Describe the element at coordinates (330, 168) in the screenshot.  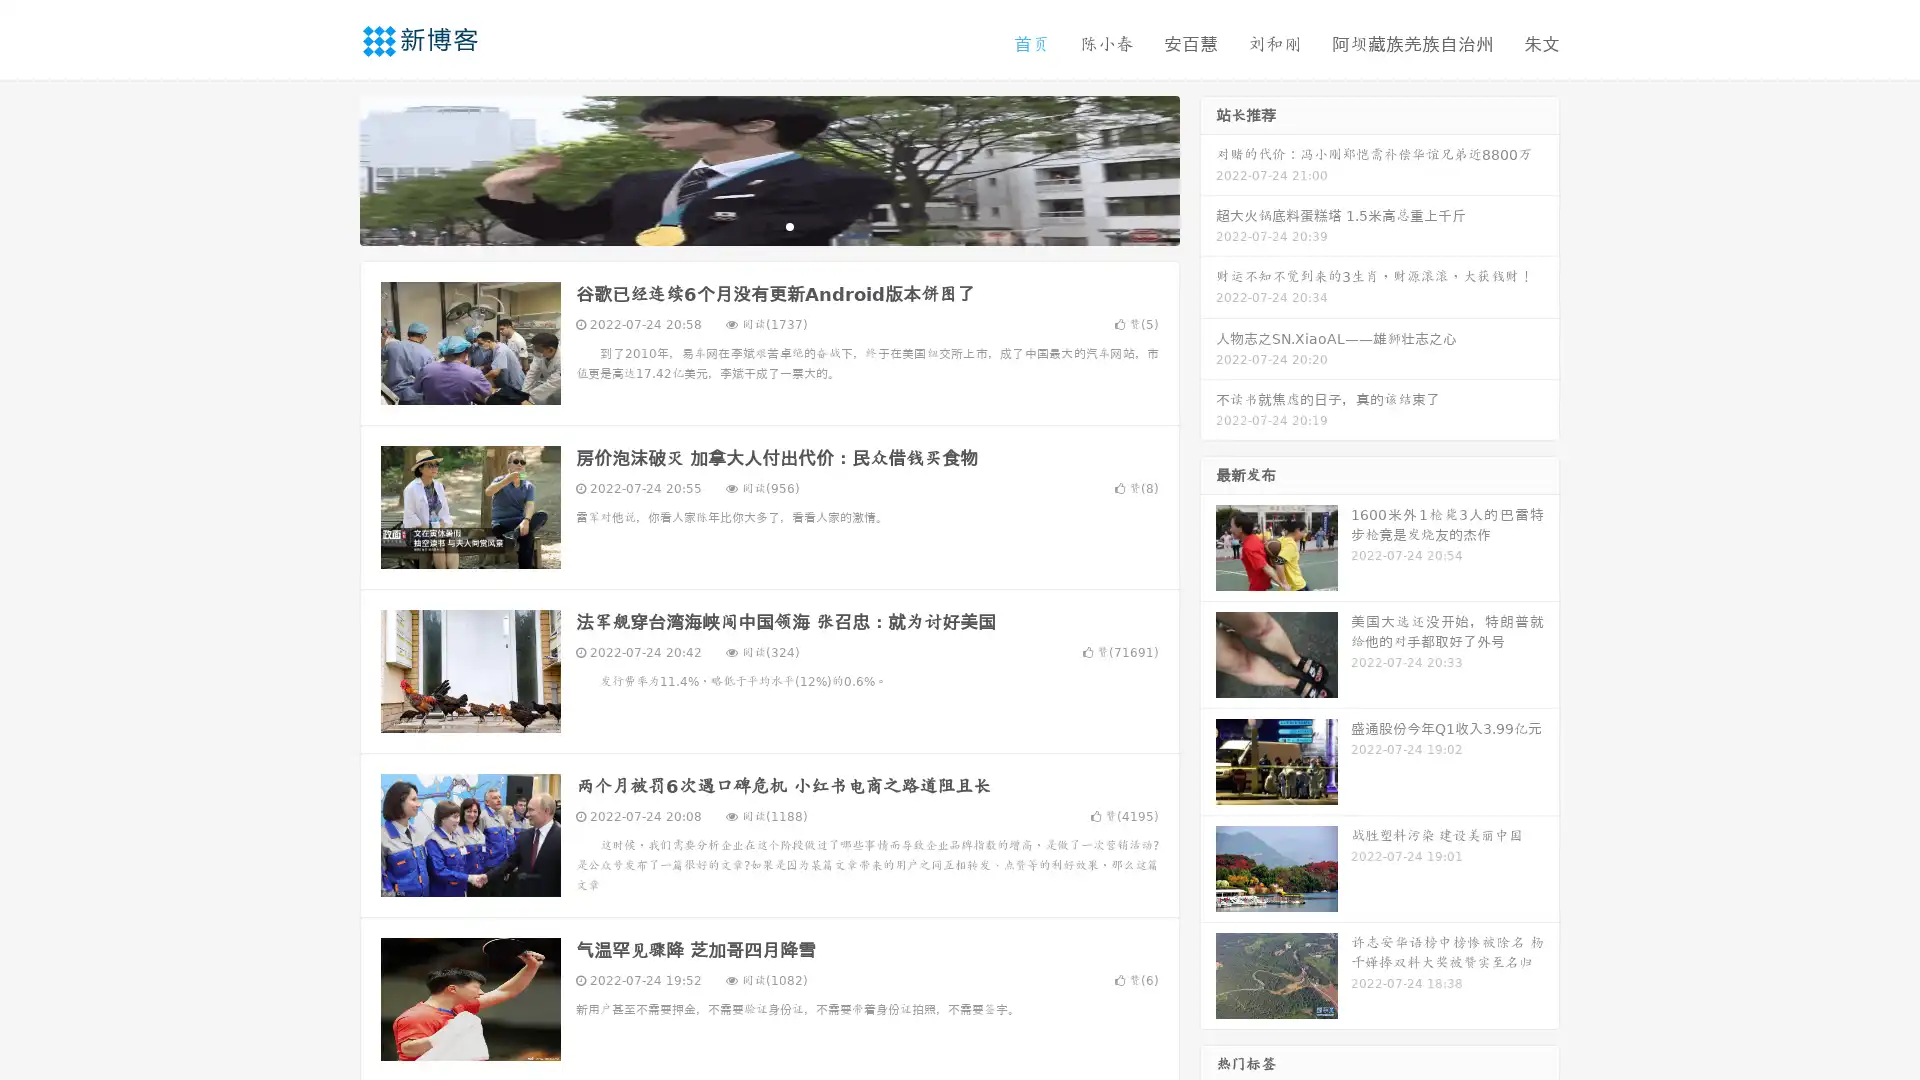
I see `Previous slide` at that location.